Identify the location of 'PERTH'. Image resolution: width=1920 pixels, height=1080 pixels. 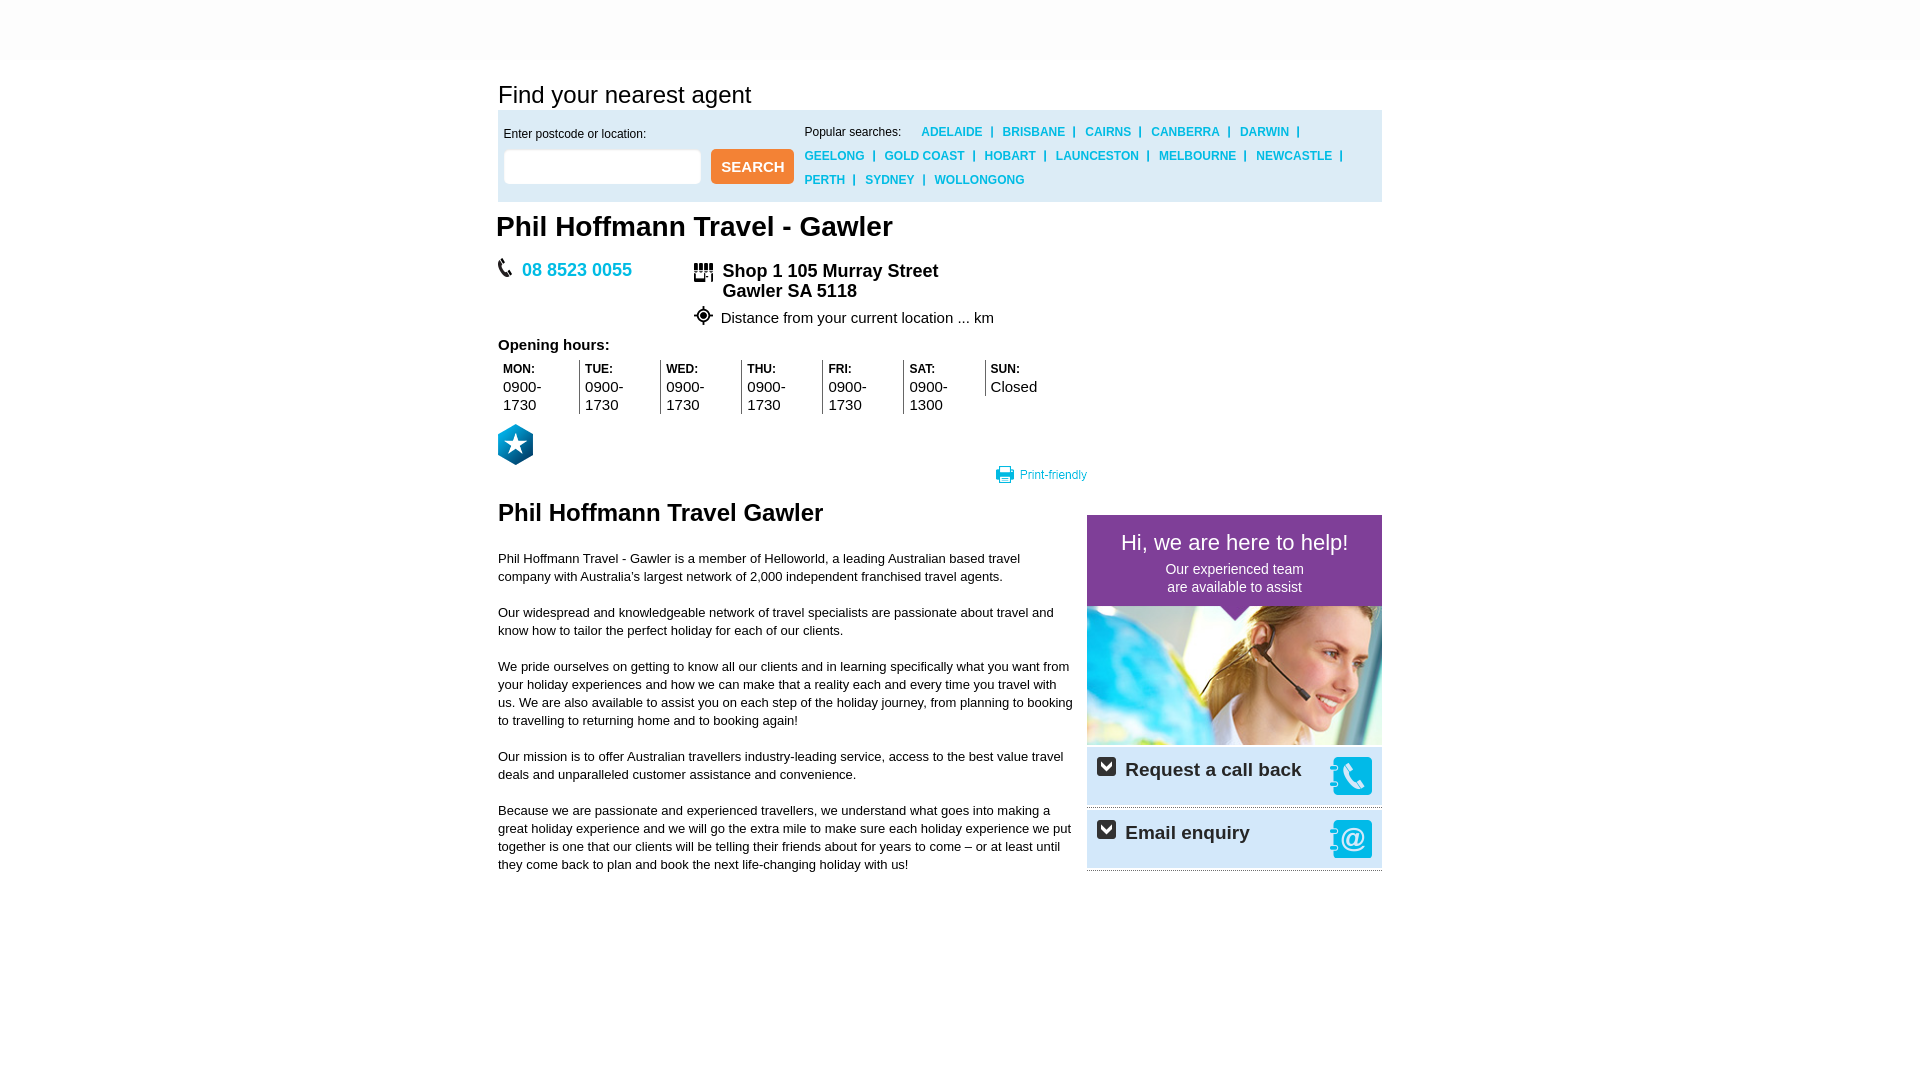
(824, 180).